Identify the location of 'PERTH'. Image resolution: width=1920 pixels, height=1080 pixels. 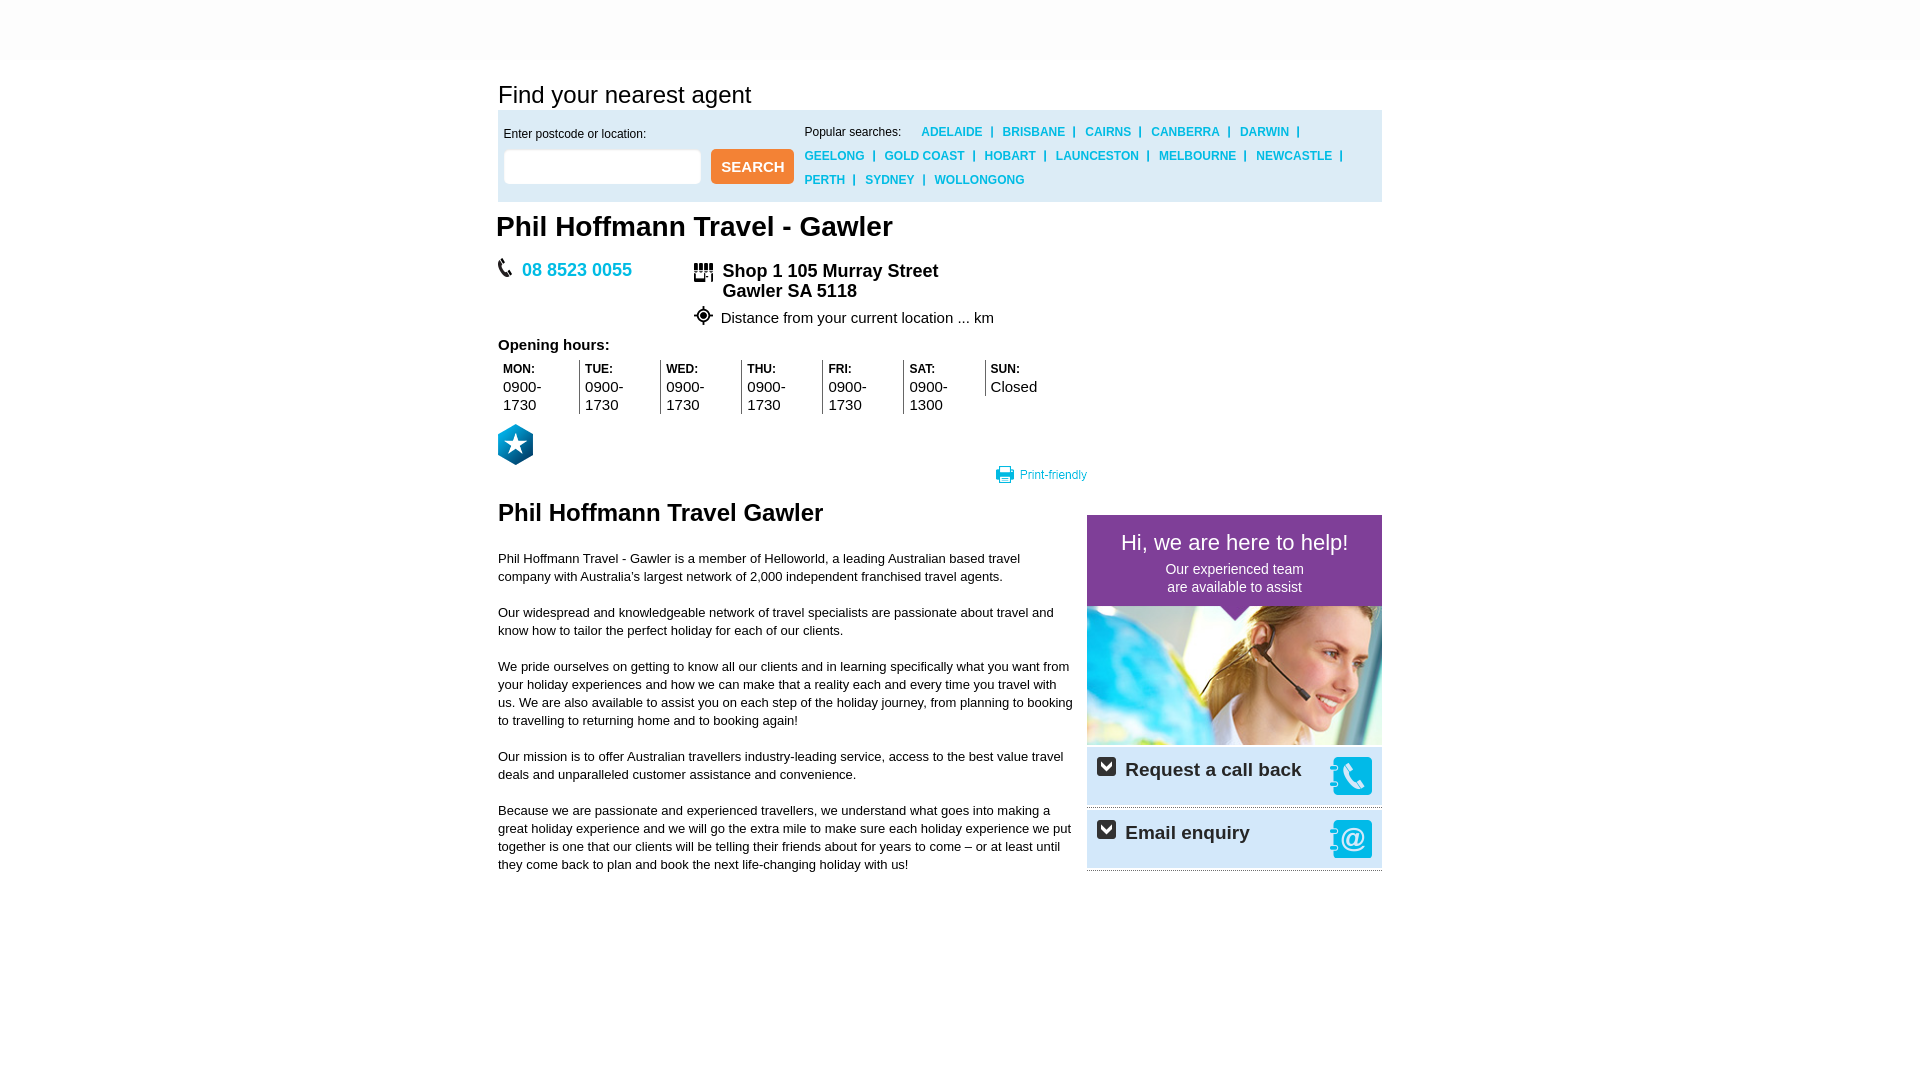
(824, 180).